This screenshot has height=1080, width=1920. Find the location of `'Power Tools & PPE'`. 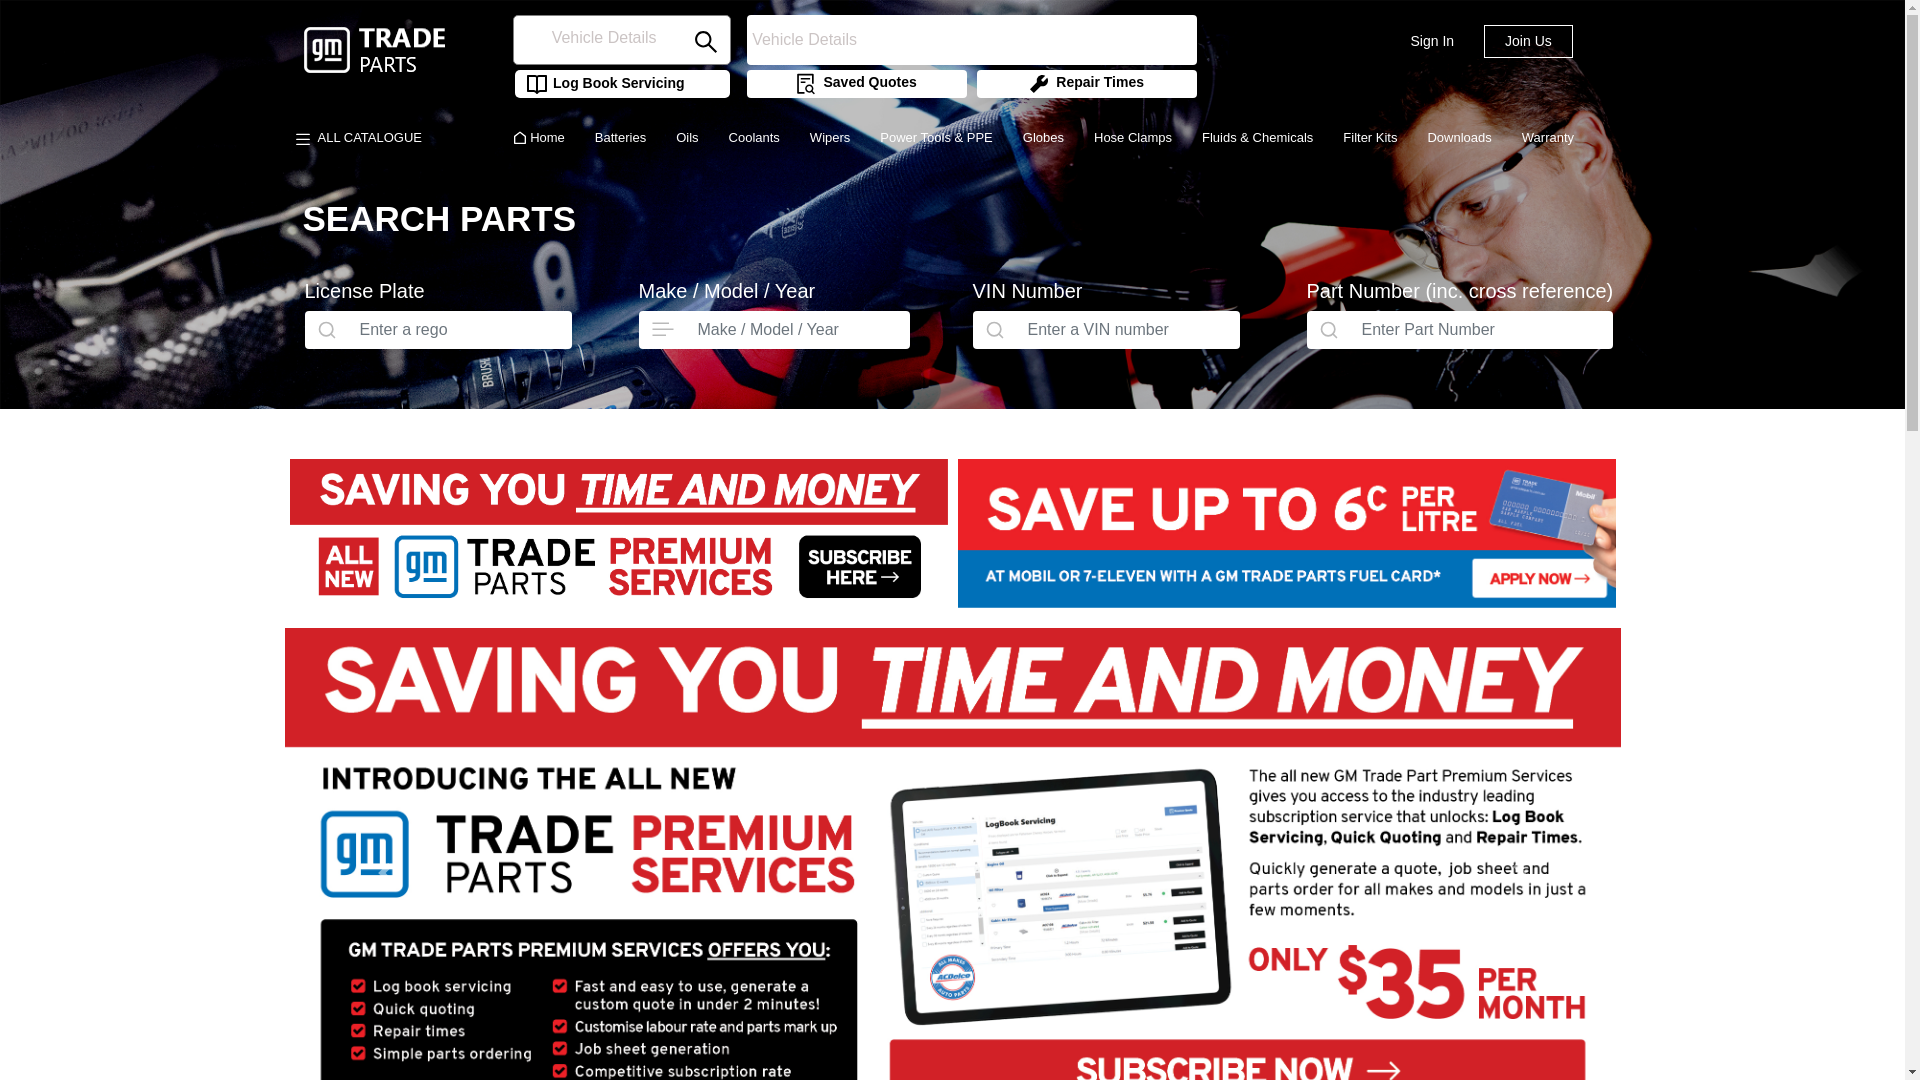

'Power Tools & PPE' is located at coordinates (935, 137).